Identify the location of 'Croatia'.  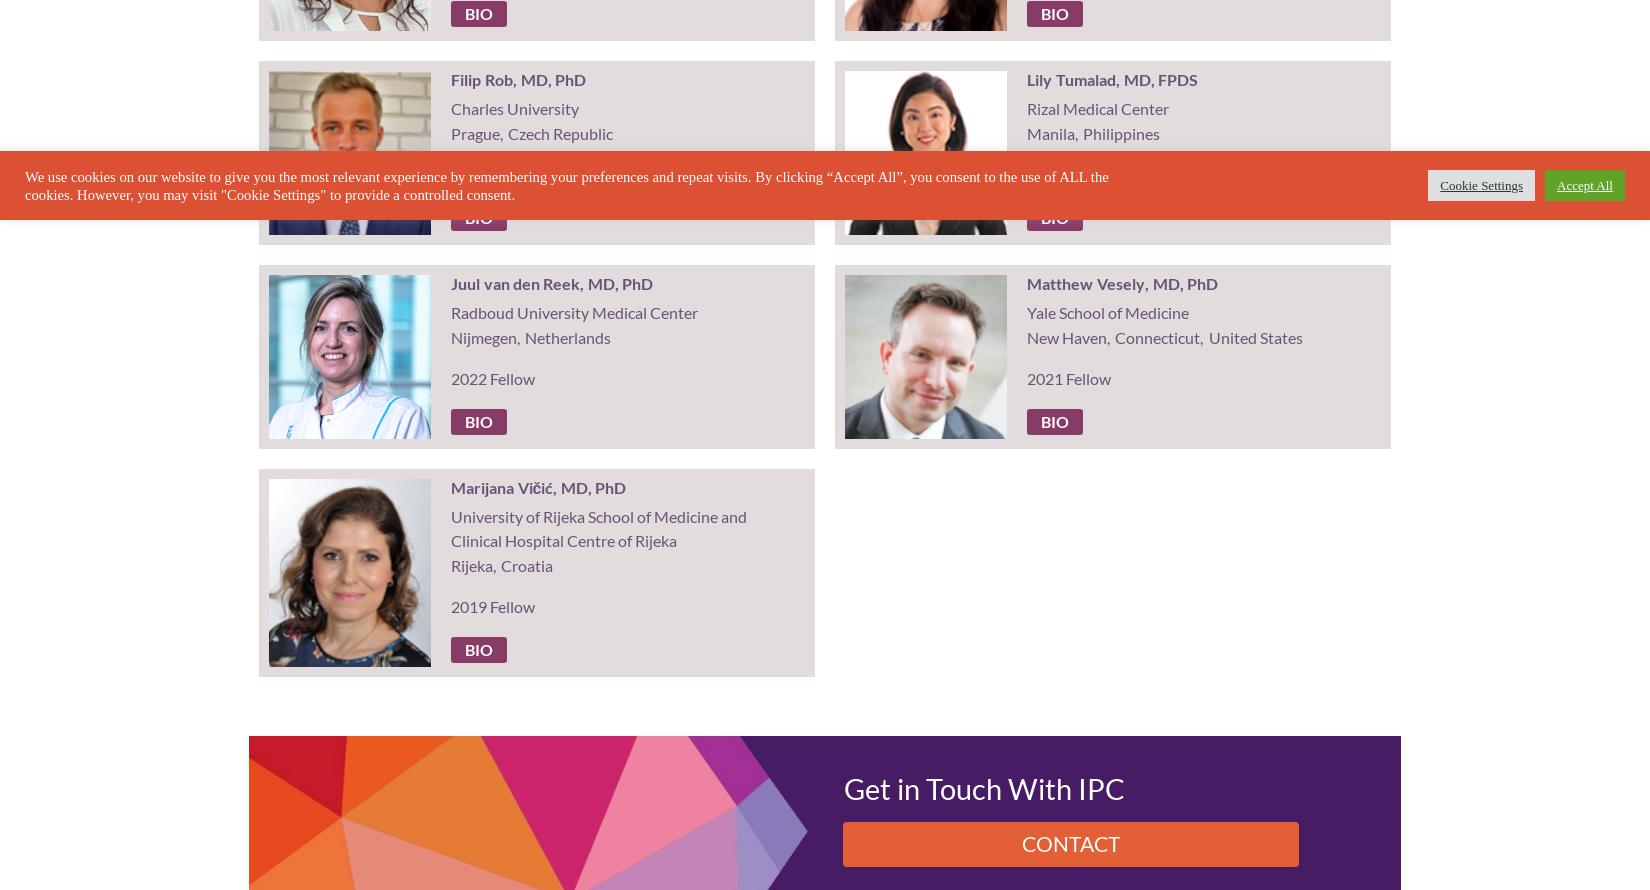
(498, 564).